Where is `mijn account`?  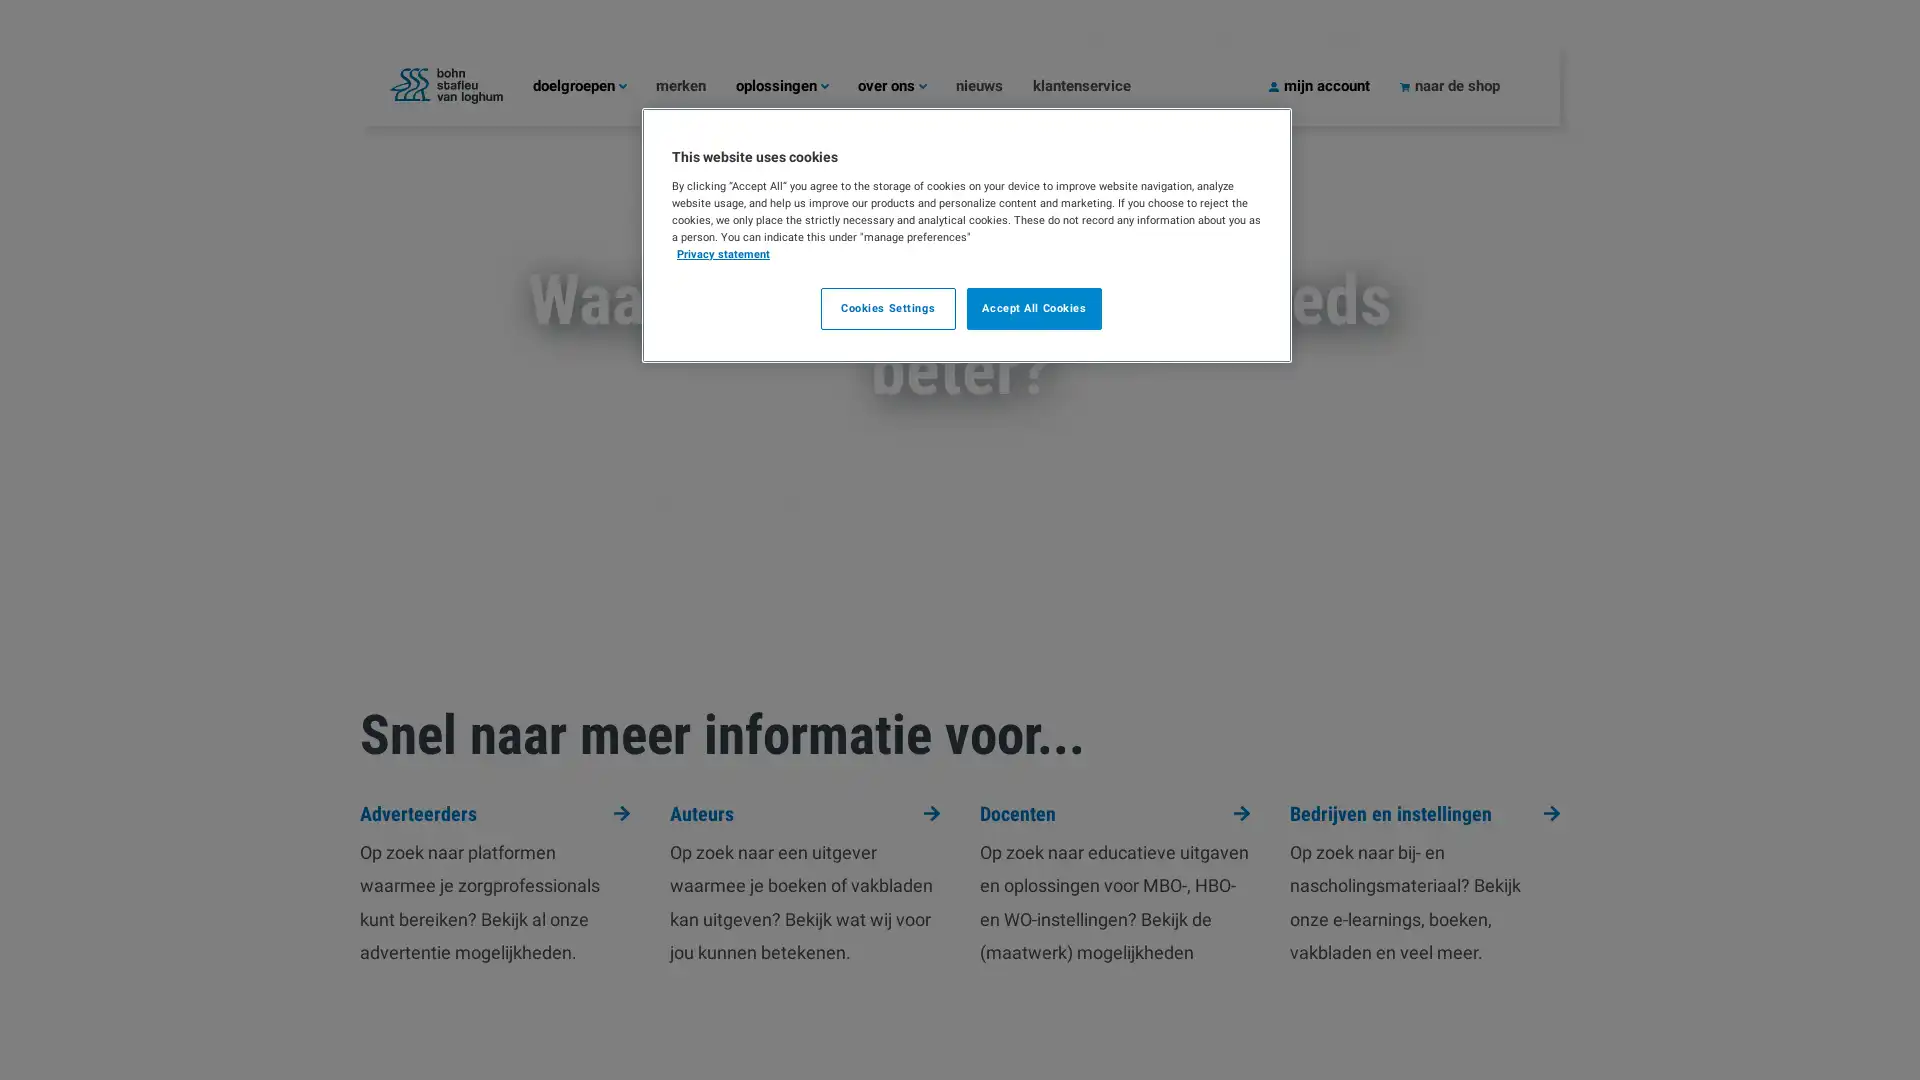
mijn account is located at coordinates (1334, 84).